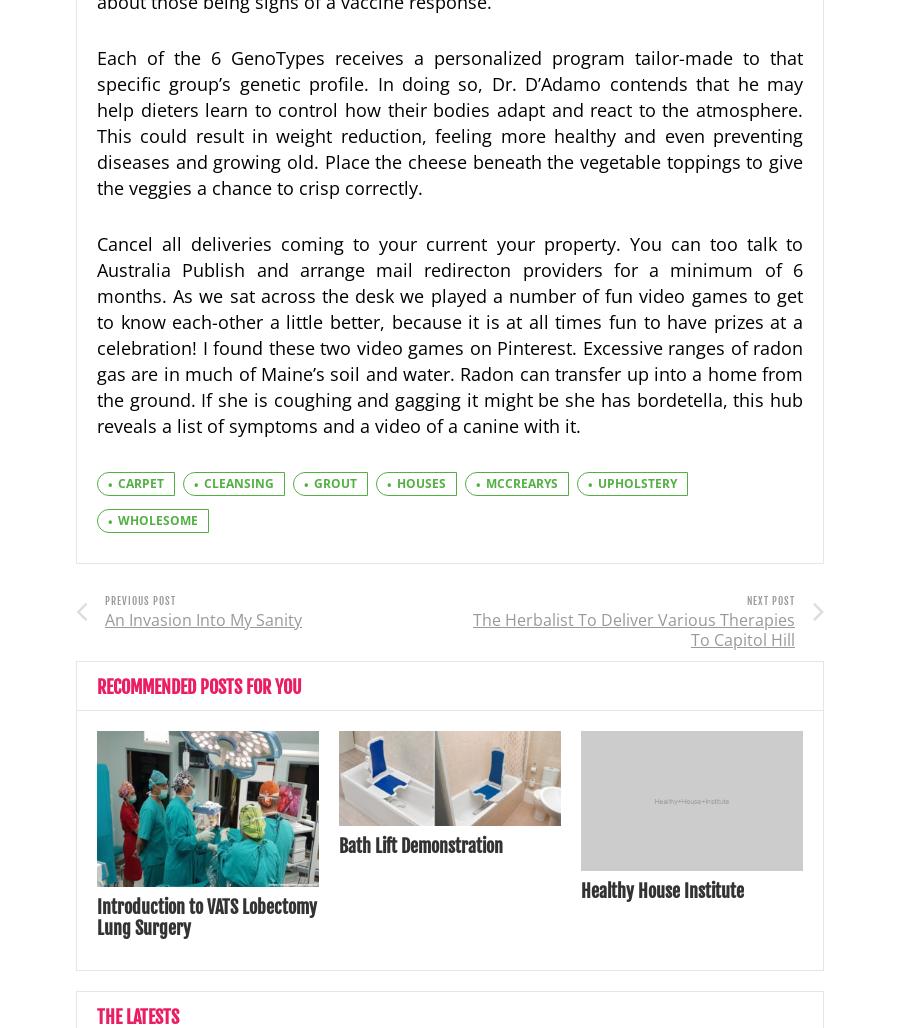 The image size is (900, 1028). Describe the element at coordinates (158, 519) in the screenshot. I see `'wholesome'` at that location.